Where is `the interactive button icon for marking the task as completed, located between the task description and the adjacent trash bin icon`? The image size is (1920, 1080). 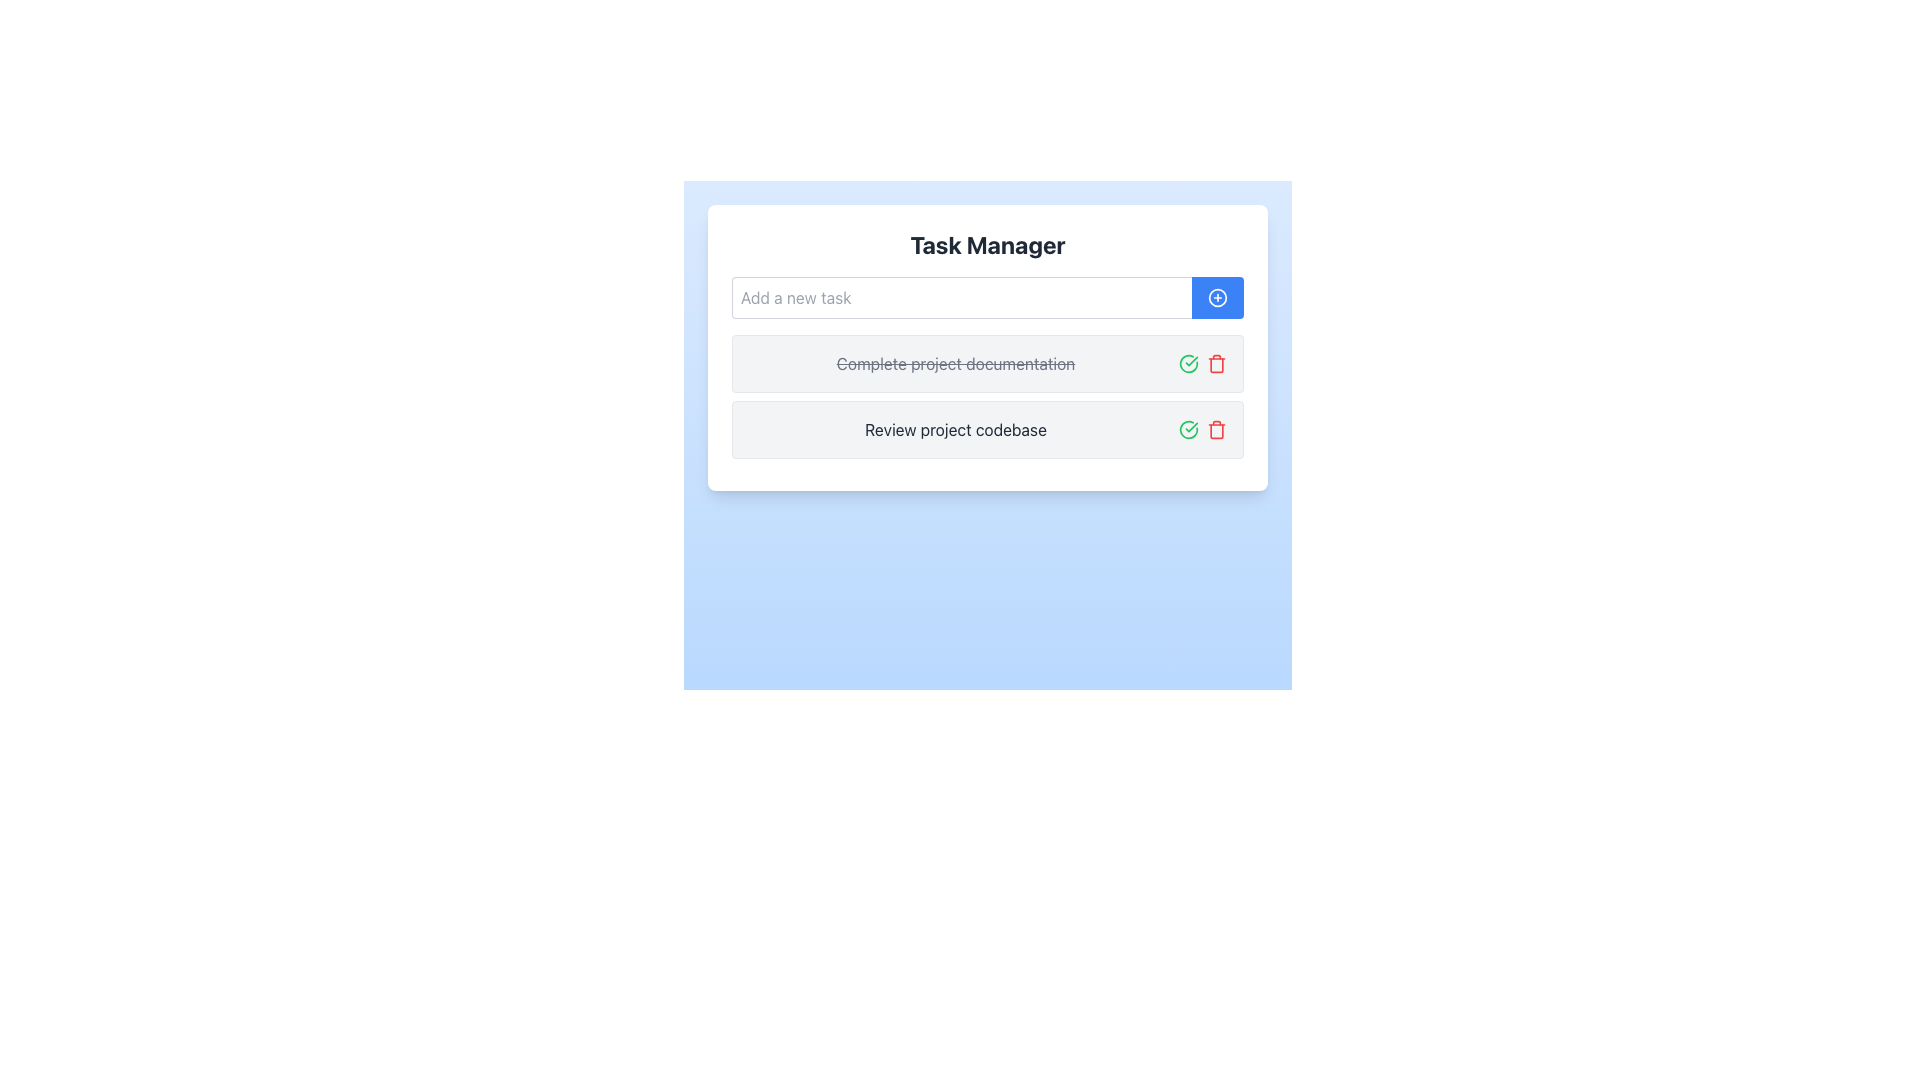 the interactive button icon for marking the task as completed, located between the task description and the adjacent trash bin icon is located at coordinates (1189, 363).